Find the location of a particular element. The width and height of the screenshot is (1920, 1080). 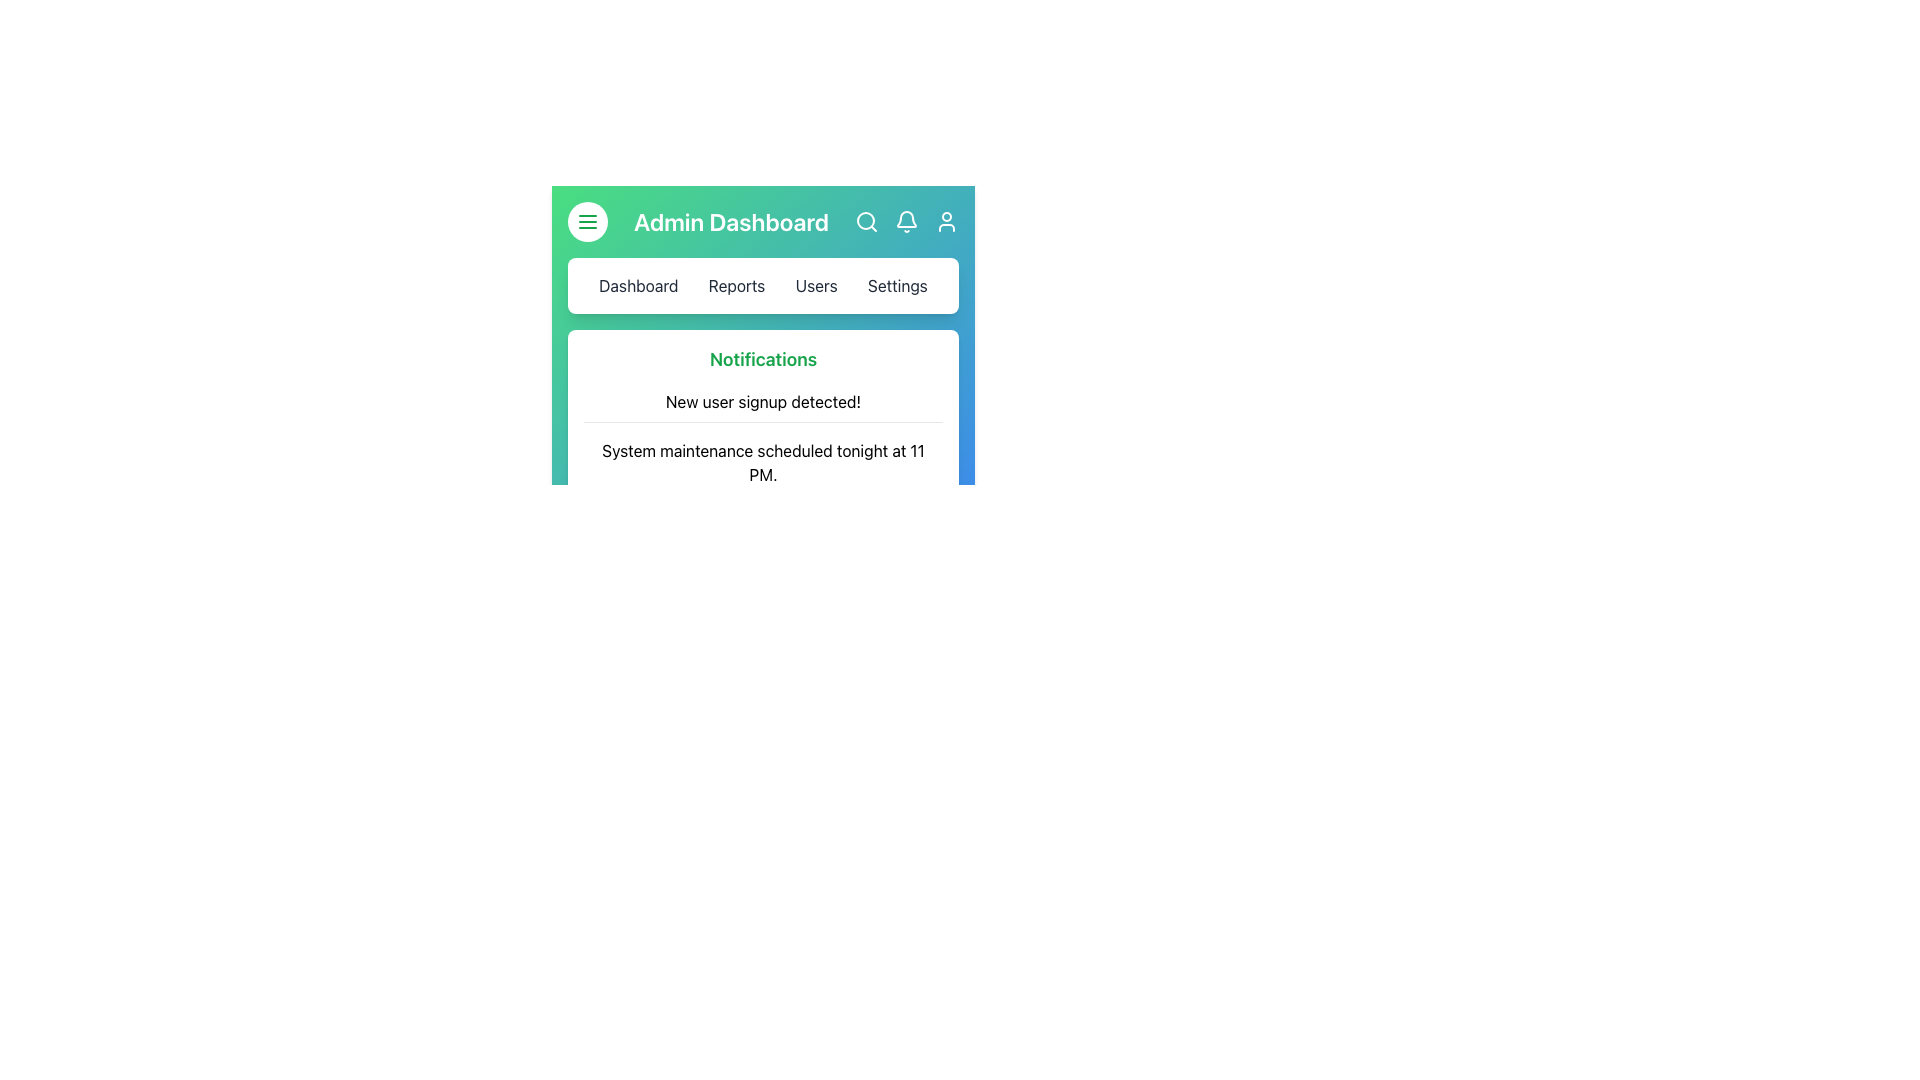

informational text about a new user signup event located under the 'Notifications' heading, which is the first entry in the list is located at coordinates (762, 402).